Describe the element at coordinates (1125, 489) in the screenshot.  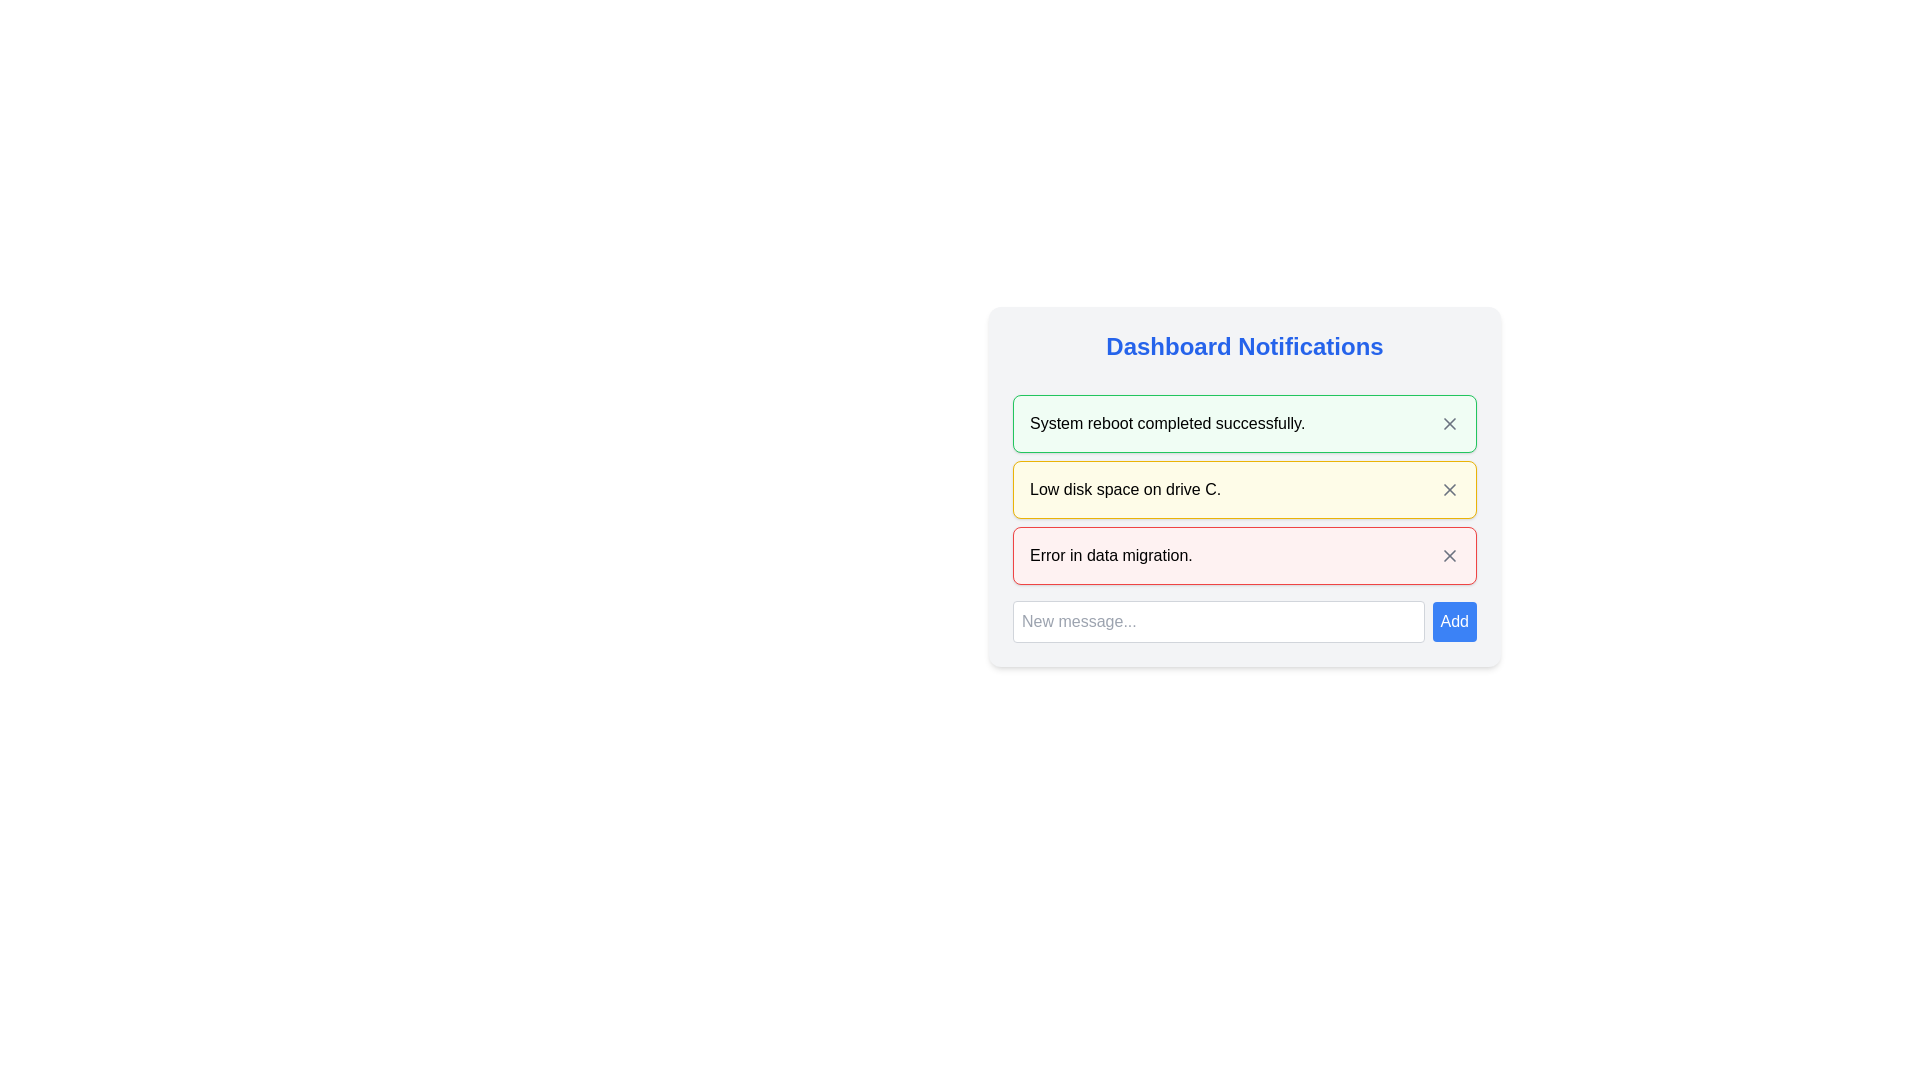
I see `message displayed in the text label saying 'Low disk space on drive C.' which is located in the notification block of the dashboard interface` at that location.